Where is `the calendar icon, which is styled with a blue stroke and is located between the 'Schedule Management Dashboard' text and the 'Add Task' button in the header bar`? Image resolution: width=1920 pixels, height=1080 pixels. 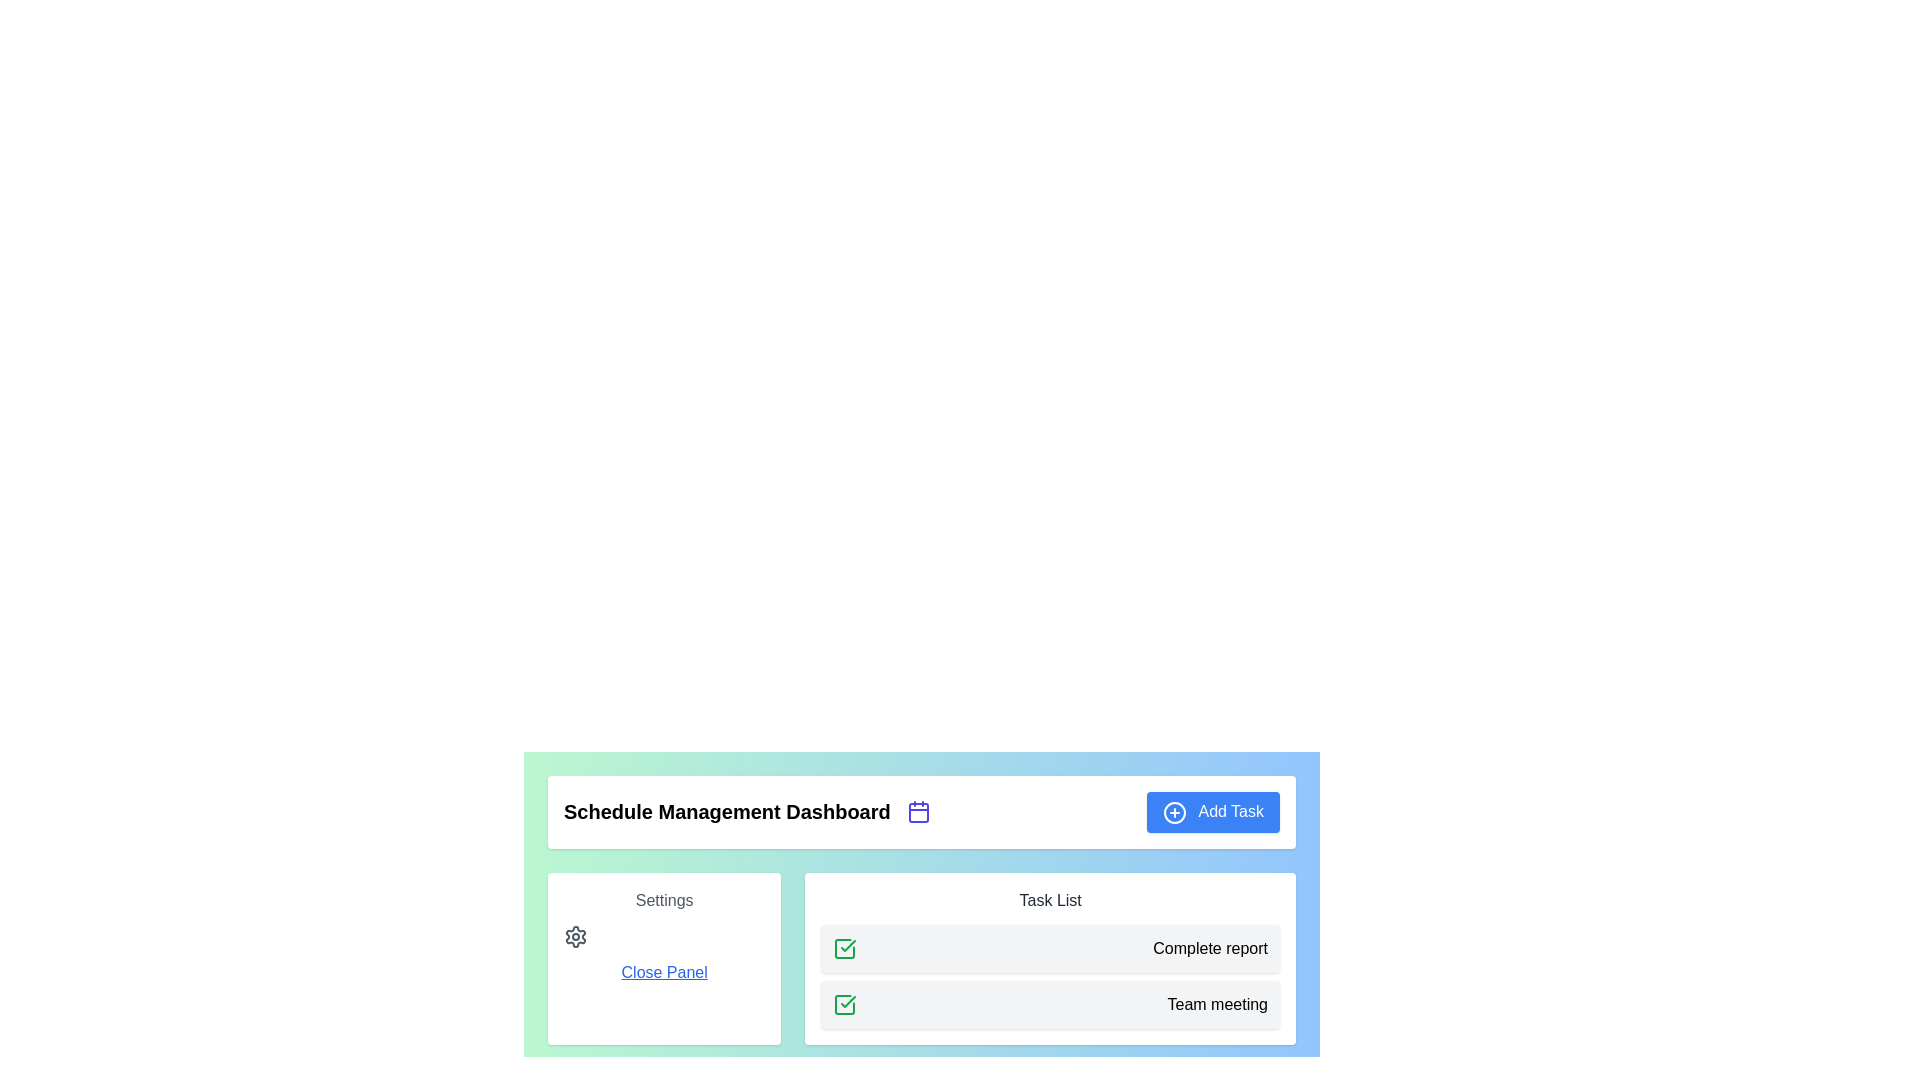 the calendar icon, which is styled with a blue stroke and is located between the 'Schedule Management Dashboard' text and the 'Add Task' button in the header bar is located at coordinates (917, 812).